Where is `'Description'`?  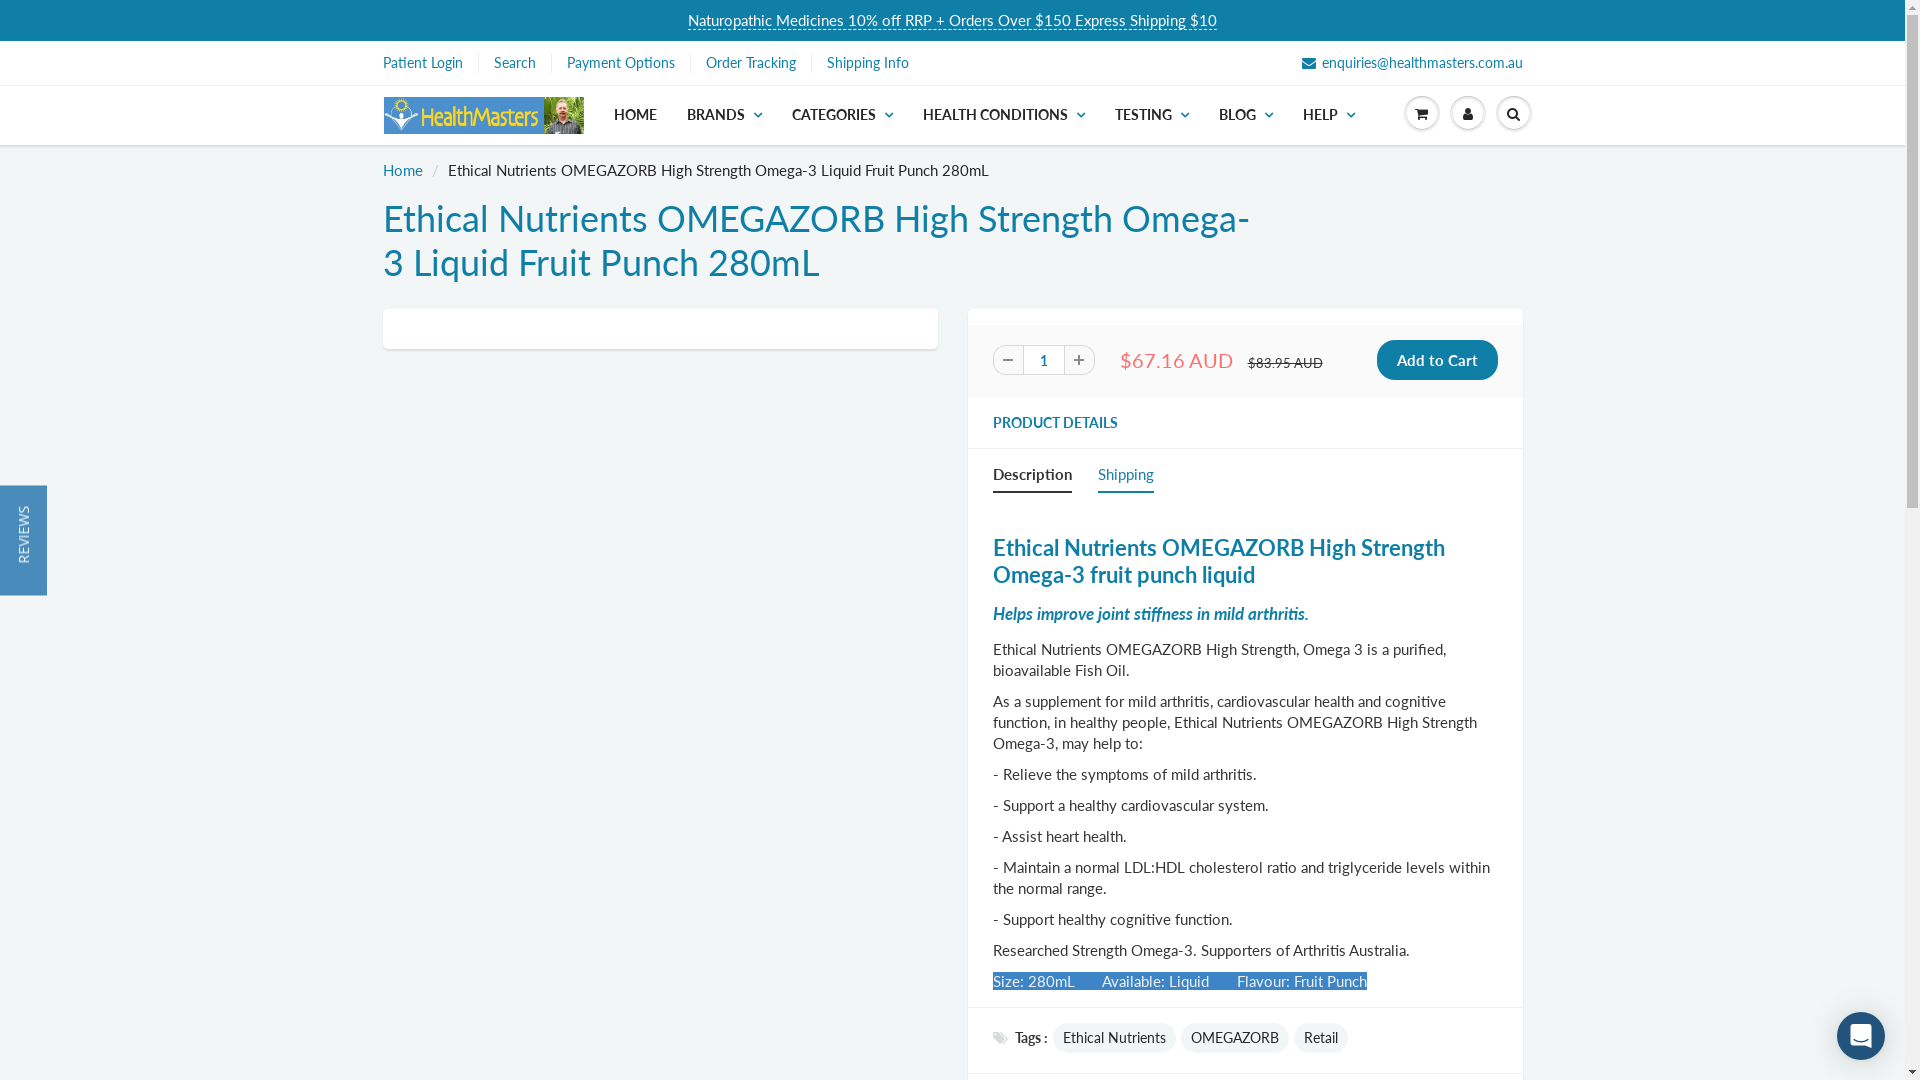
'Description' is located at coordinates (1031, 478).